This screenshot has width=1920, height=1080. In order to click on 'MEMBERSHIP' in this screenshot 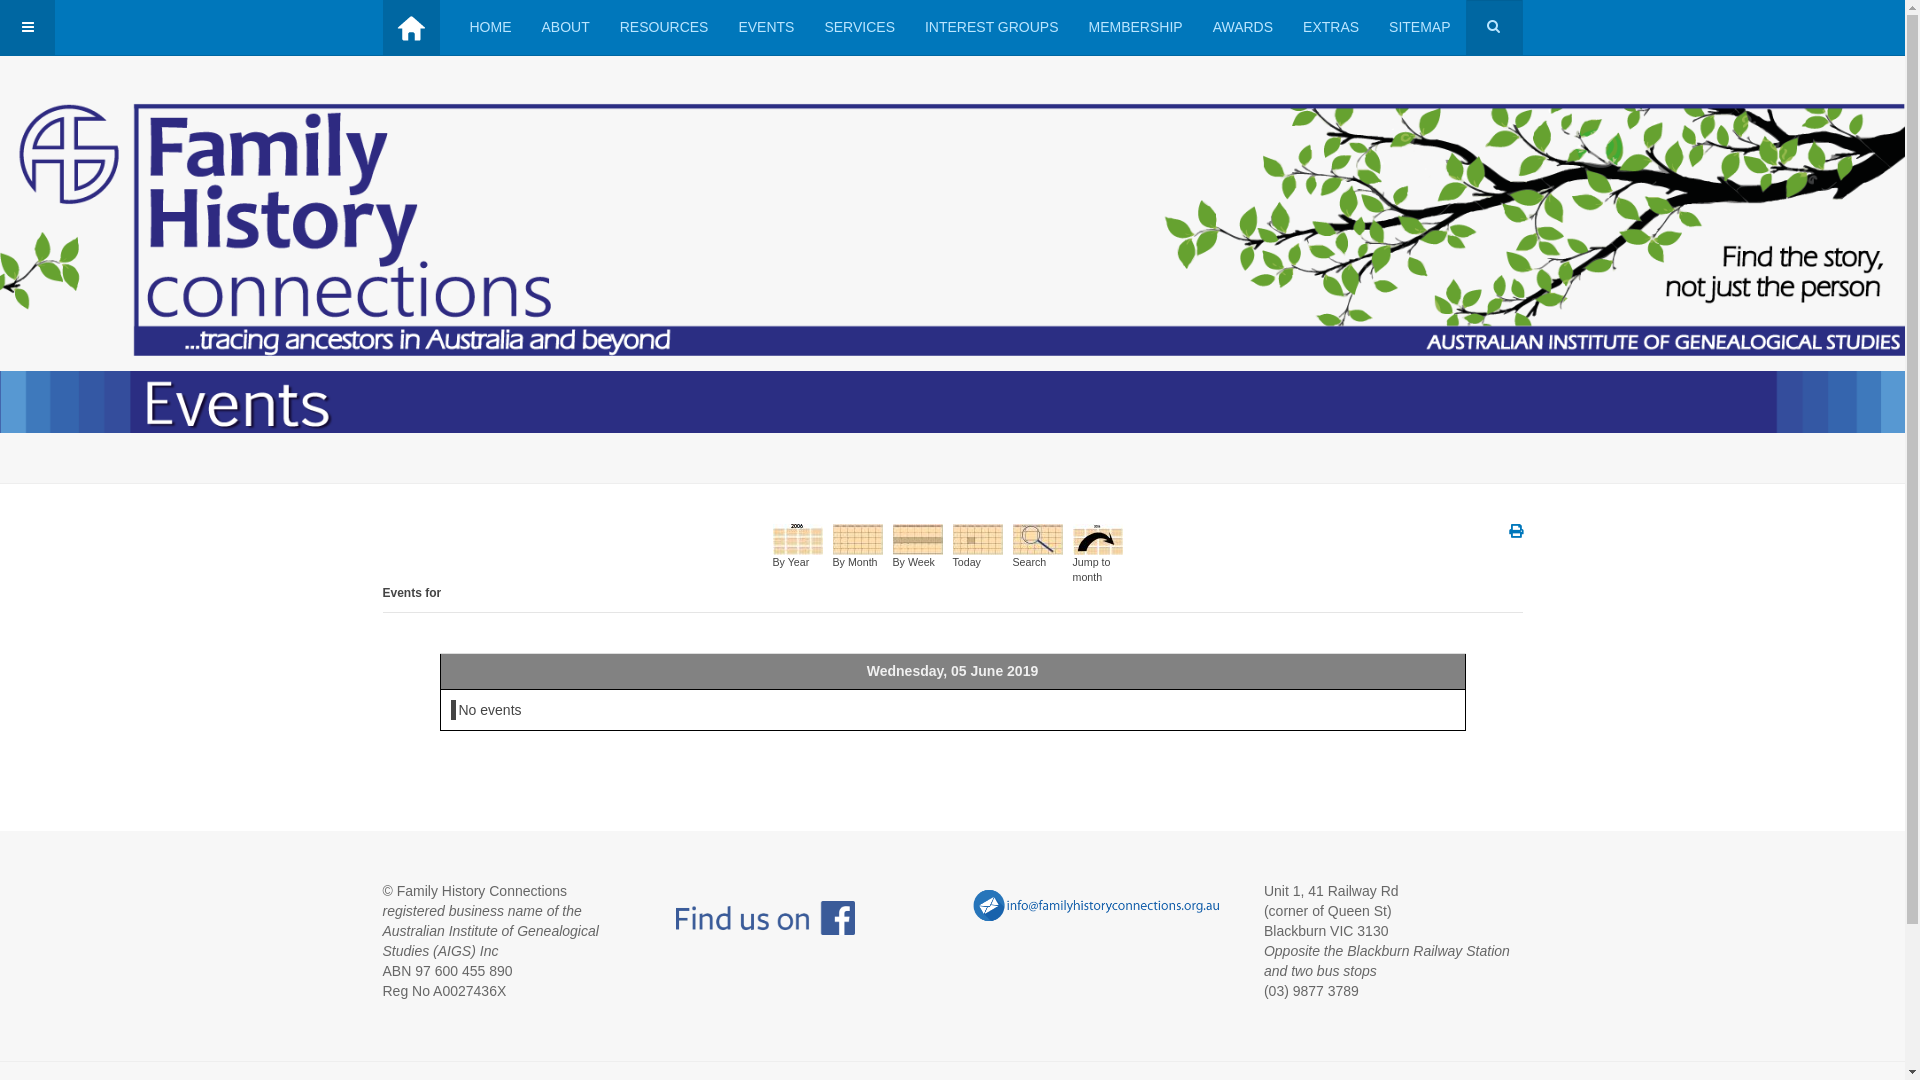, I will do `click(1136, 27)`.